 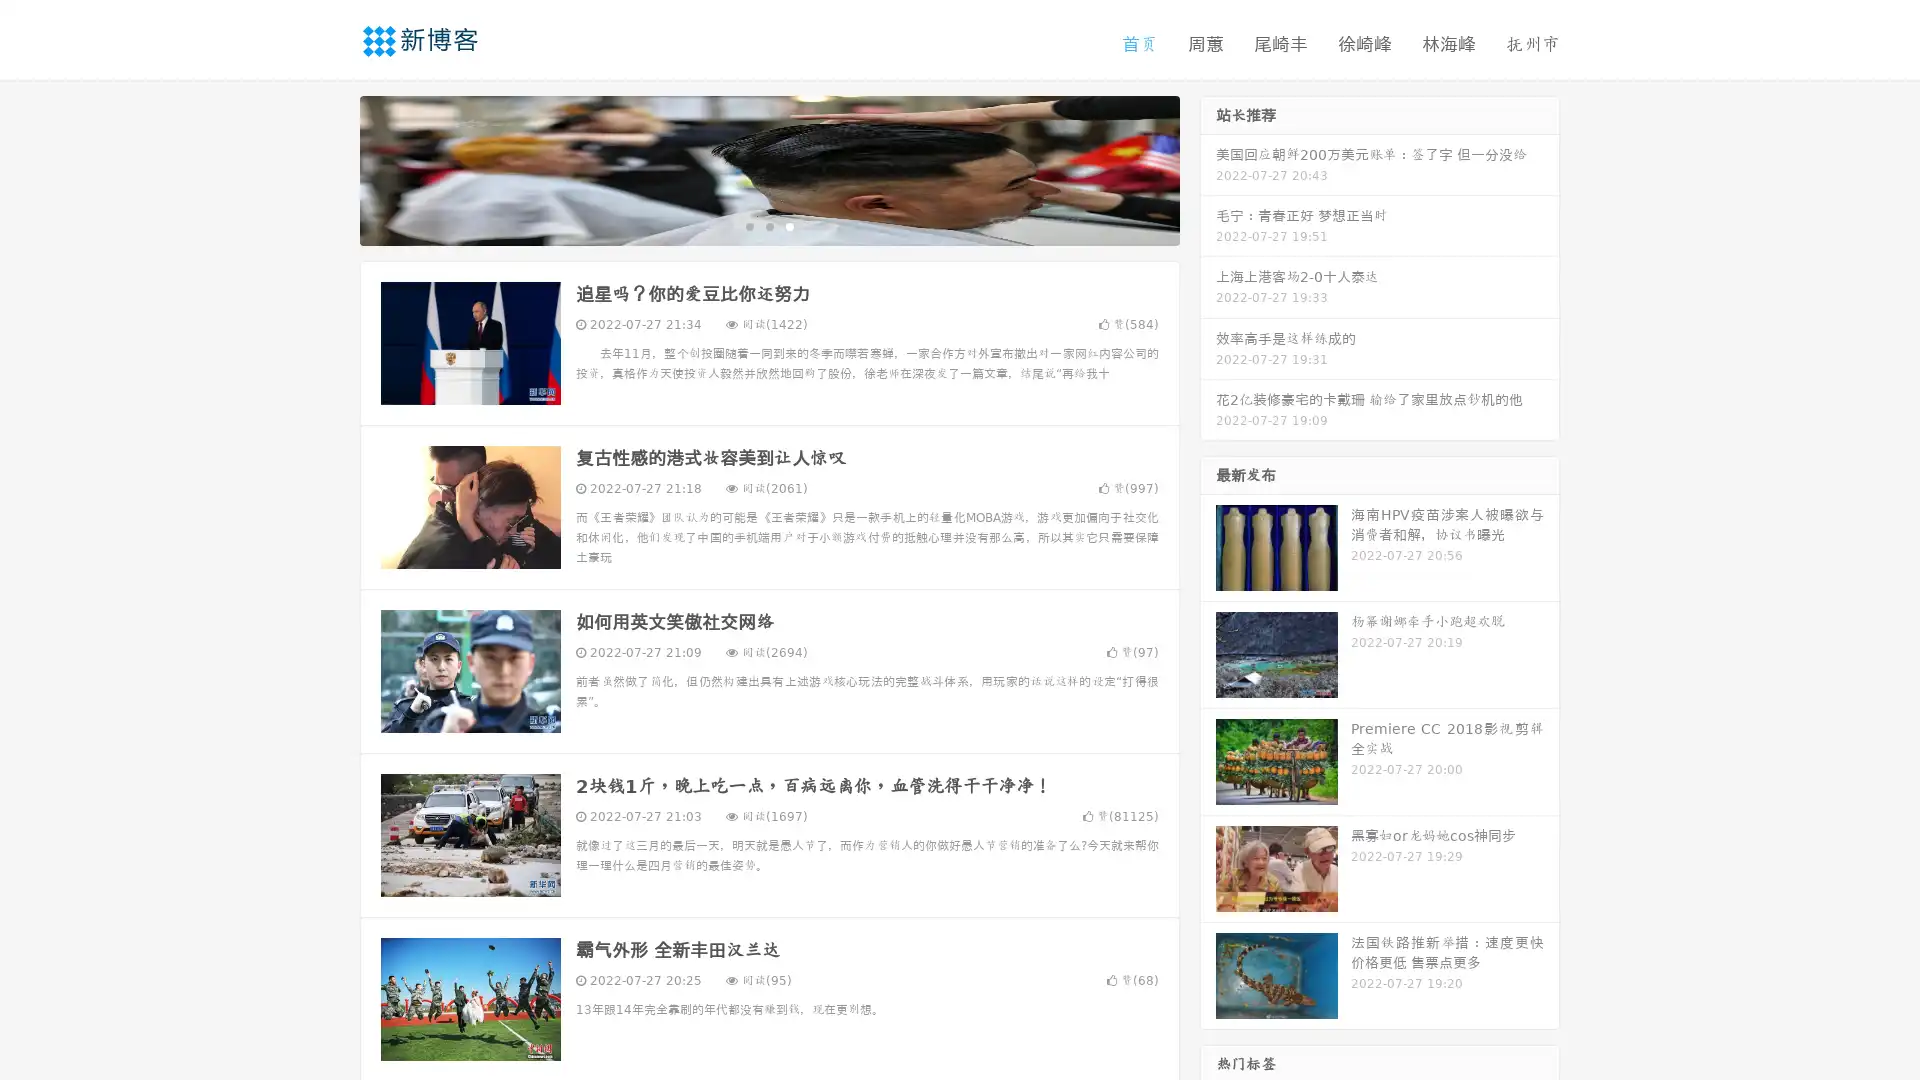 What do you see at coordinates (1208, 168) in the screenshot?
I see `Next slide` at bounding box center [1208, 168].